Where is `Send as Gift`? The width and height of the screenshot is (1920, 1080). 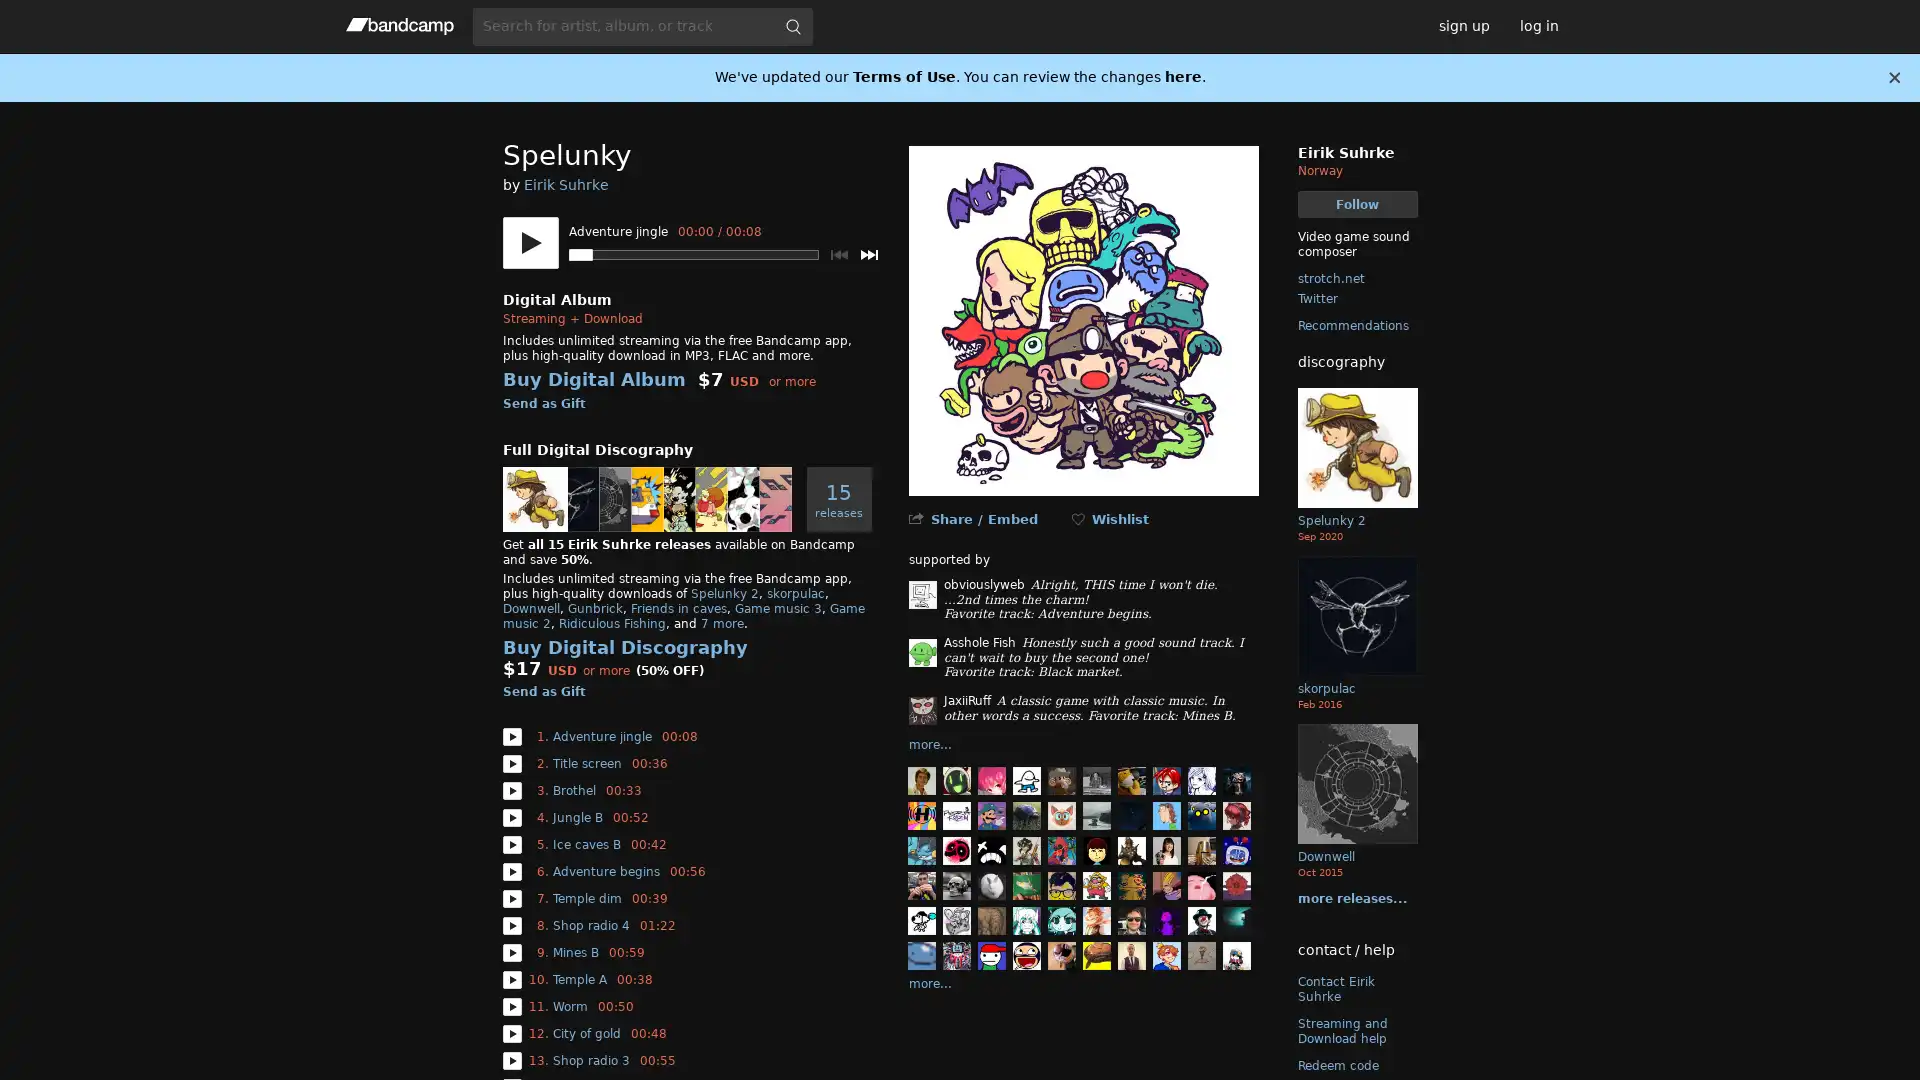
Send as Gift is located at coordinates (543, 690).